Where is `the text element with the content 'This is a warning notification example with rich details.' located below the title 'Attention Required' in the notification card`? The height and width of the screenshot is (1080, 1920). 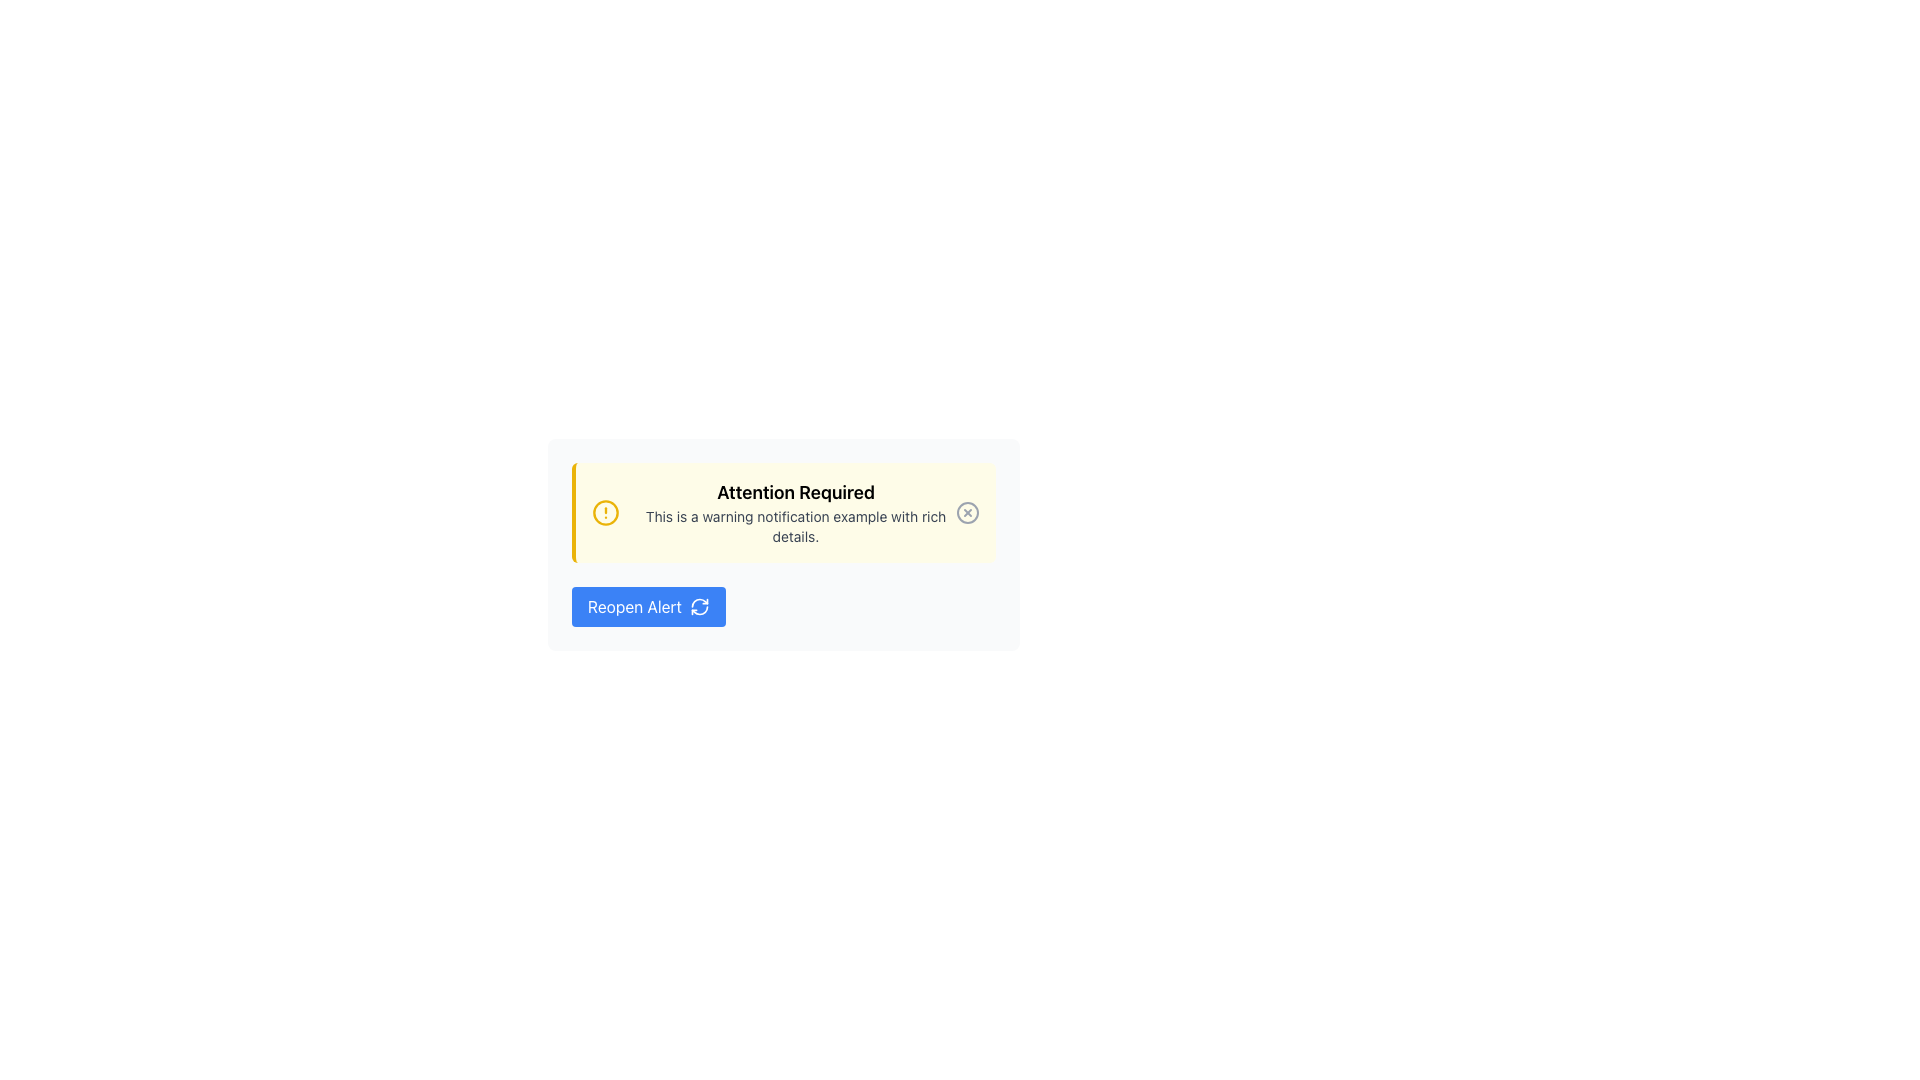 the text element with the content 'This is a warning notification example with rich details.' located below the title 'Attention Required' in the notification card is located at coordinates (795, 526).